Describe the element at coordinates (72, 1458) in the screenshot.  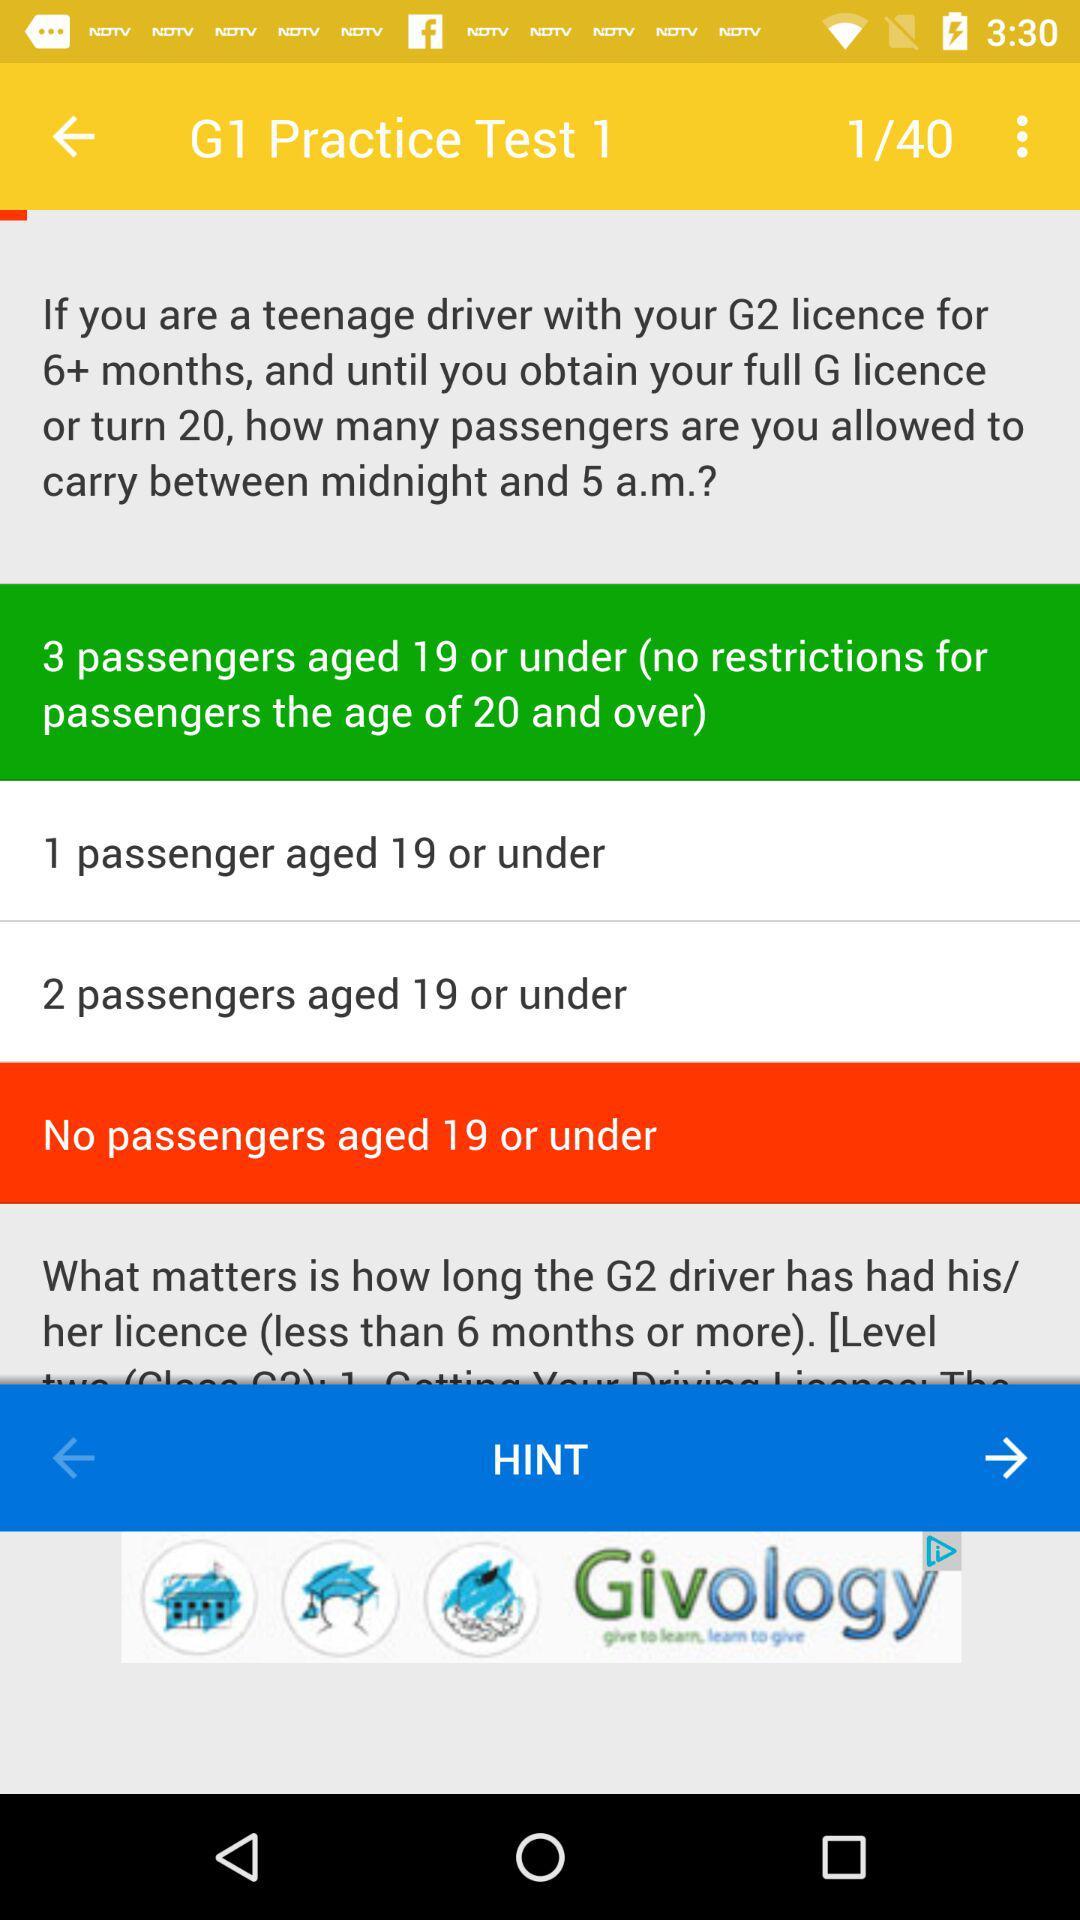
I see `the arrow_backward icon` at that location.